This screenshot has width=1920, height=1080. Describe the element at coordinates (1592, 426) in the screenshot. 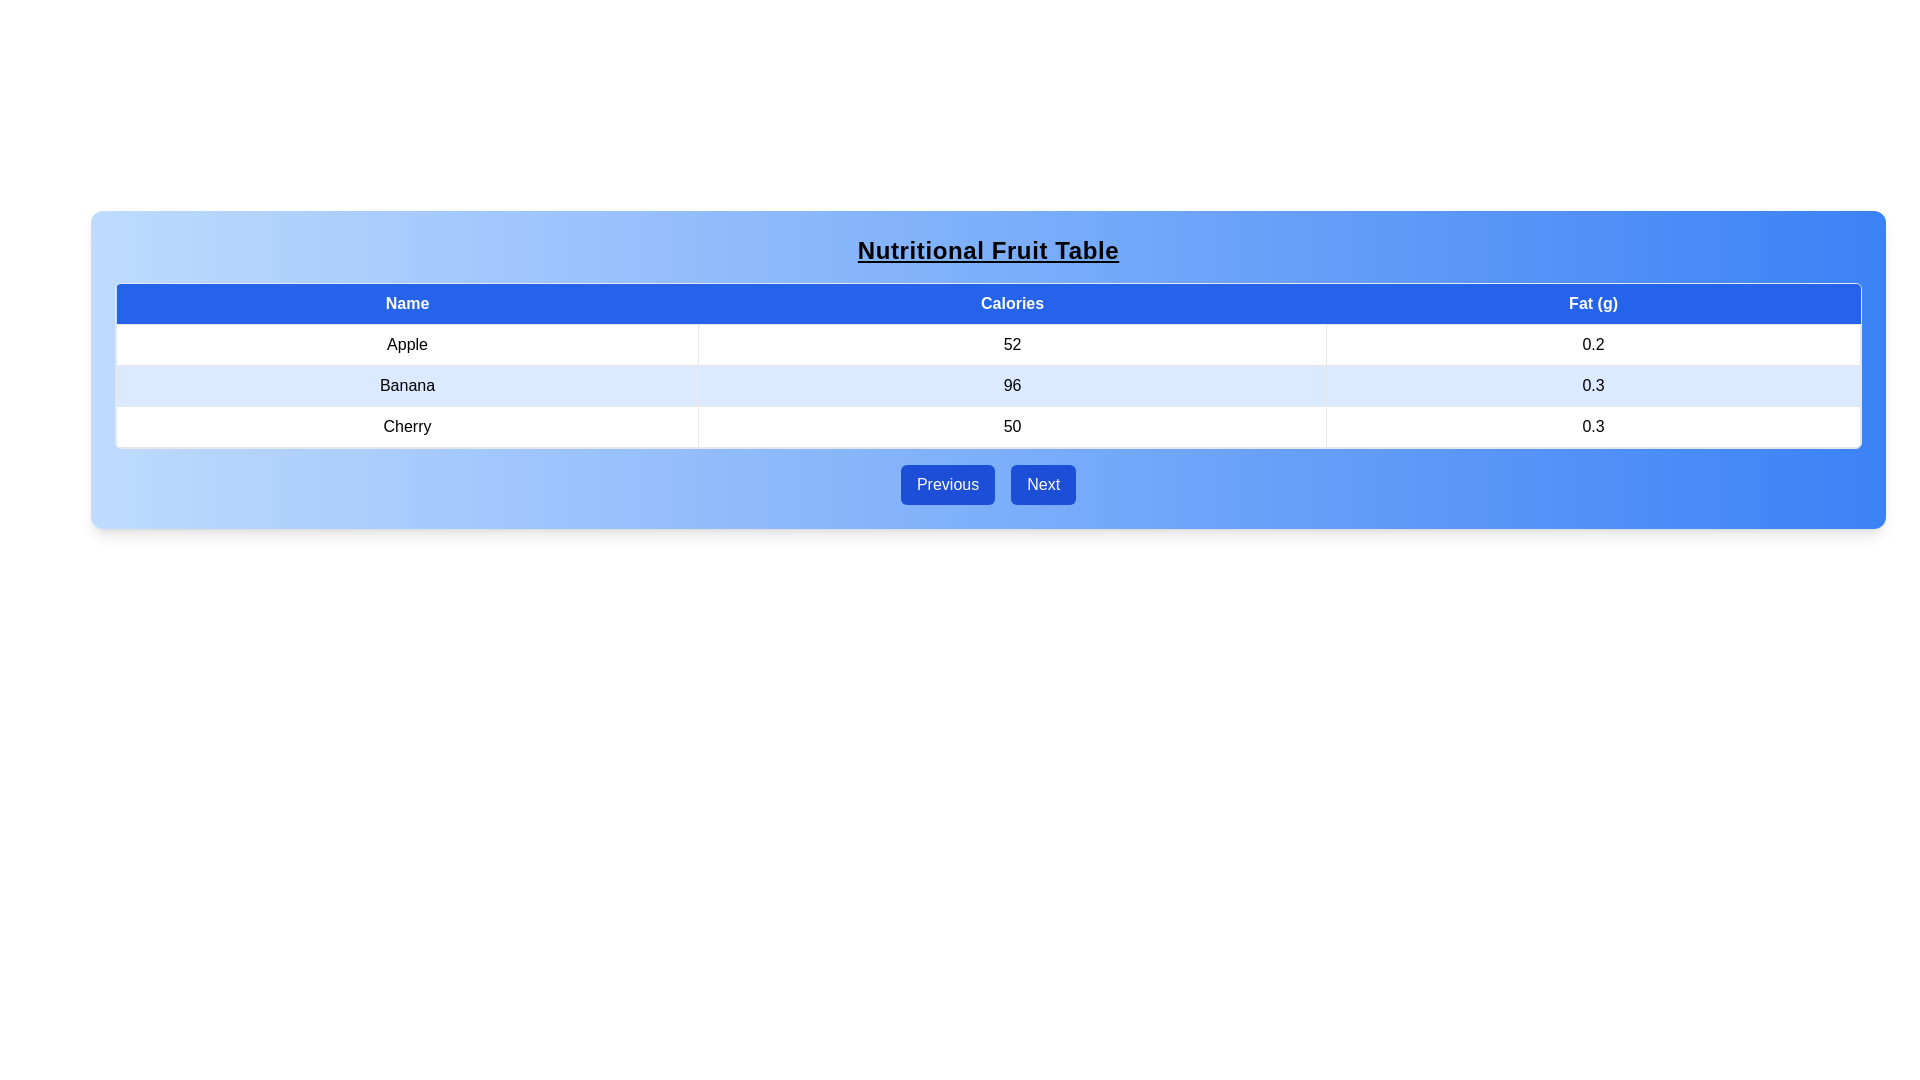

I see `the table cell displaying the fat content in grams for the item 'Cherry', which is located in the third column of the 'Nutritional Fruit Table'` at that location.